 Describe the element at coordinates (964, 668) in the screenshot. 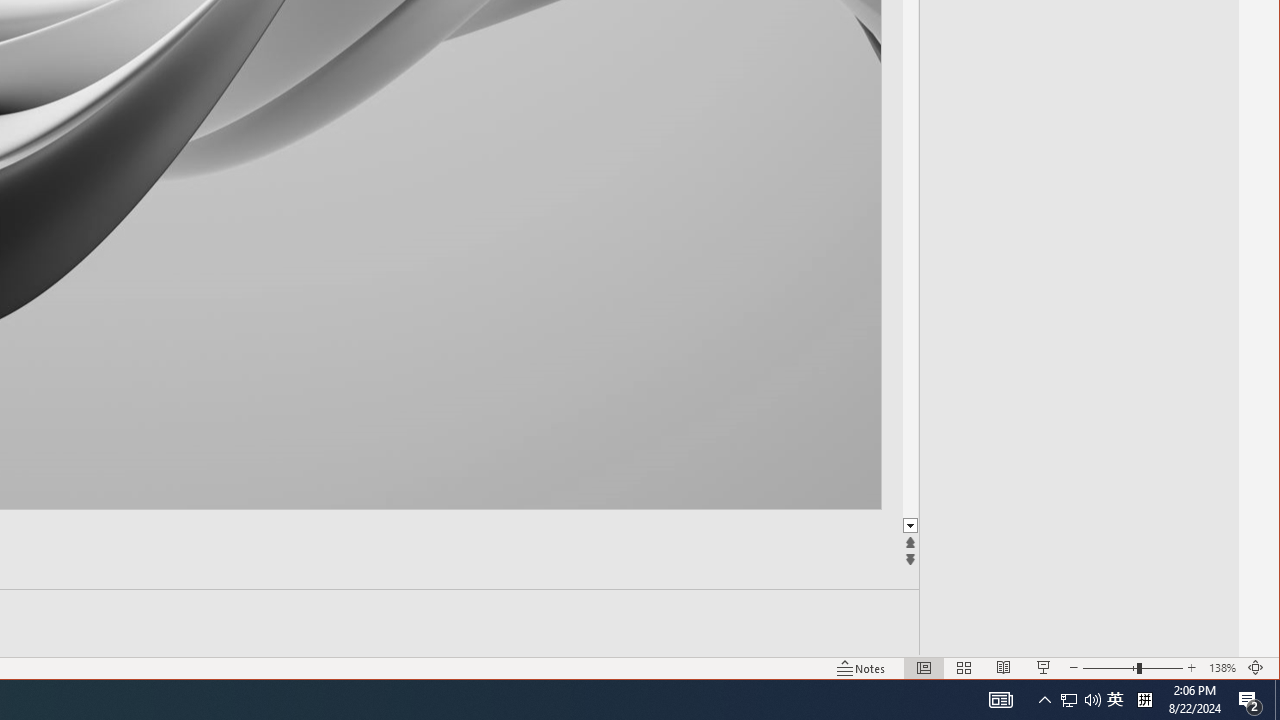

I see `'Slide Sorter'` at that location.